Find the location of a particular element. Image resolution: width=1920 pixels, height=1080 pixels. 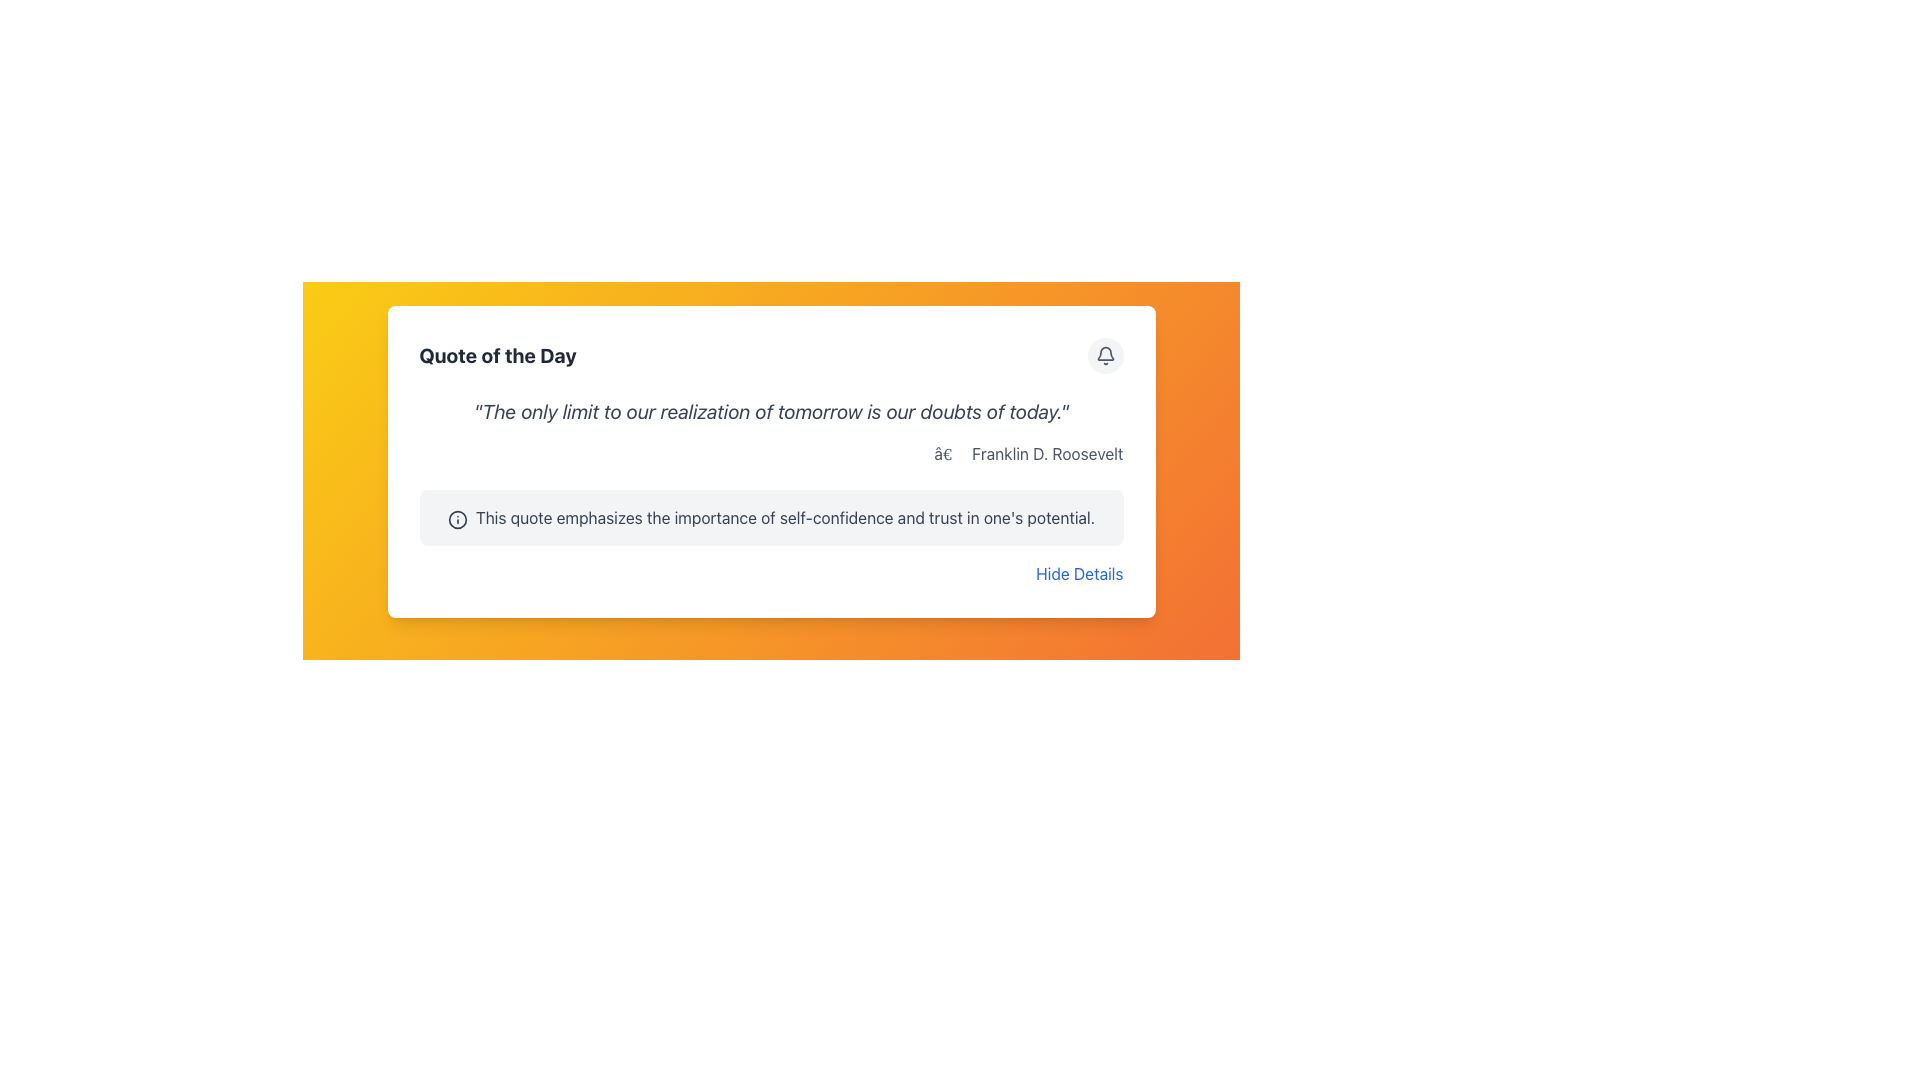

the Informational Text Block that contains a gray background panel with rounded corners, featuring an 'i' icon and the text: 'This quote emphasizes the importance of self-confidence and trust in one's potential.' is located at coordinates (770, 516).